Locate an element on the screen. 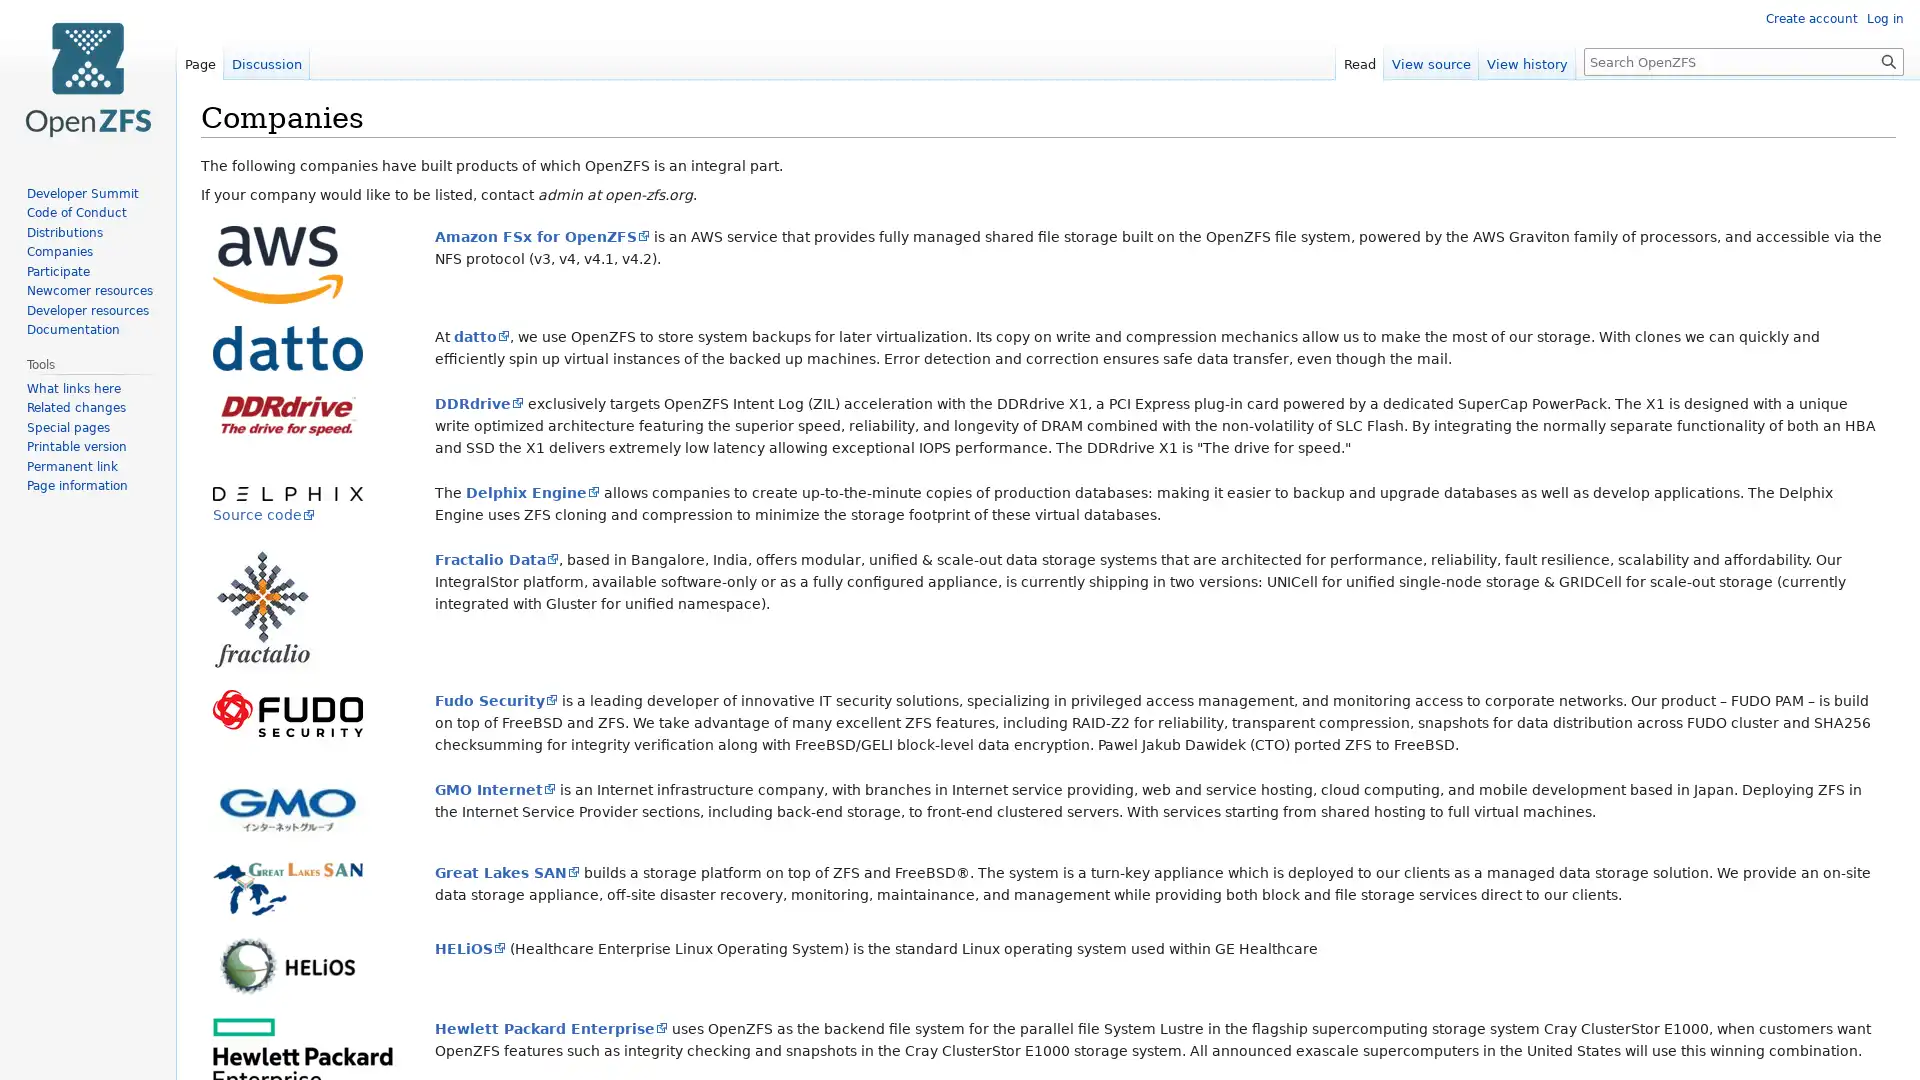 This screenshot has height=1080, width=1920. Search is located at coordinates (1888, 60).